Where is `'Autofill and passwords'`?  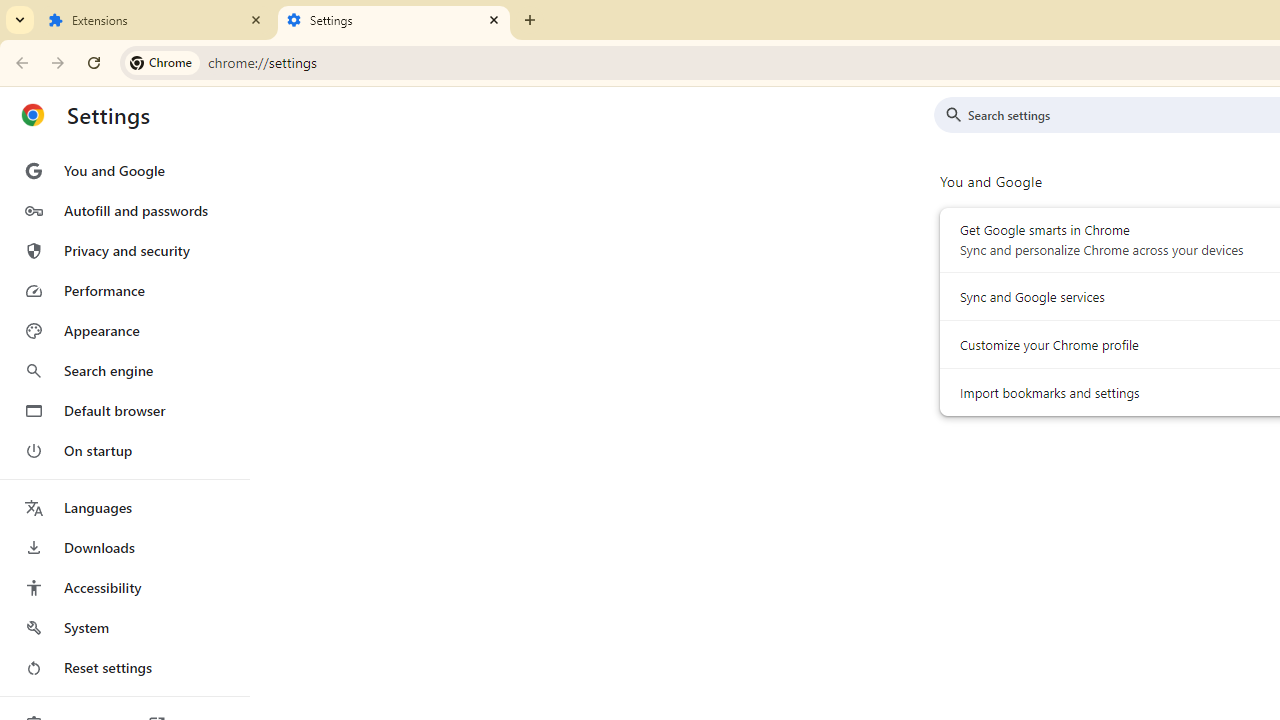
'Autofill and passwords' is located at coordinates (123, 210).